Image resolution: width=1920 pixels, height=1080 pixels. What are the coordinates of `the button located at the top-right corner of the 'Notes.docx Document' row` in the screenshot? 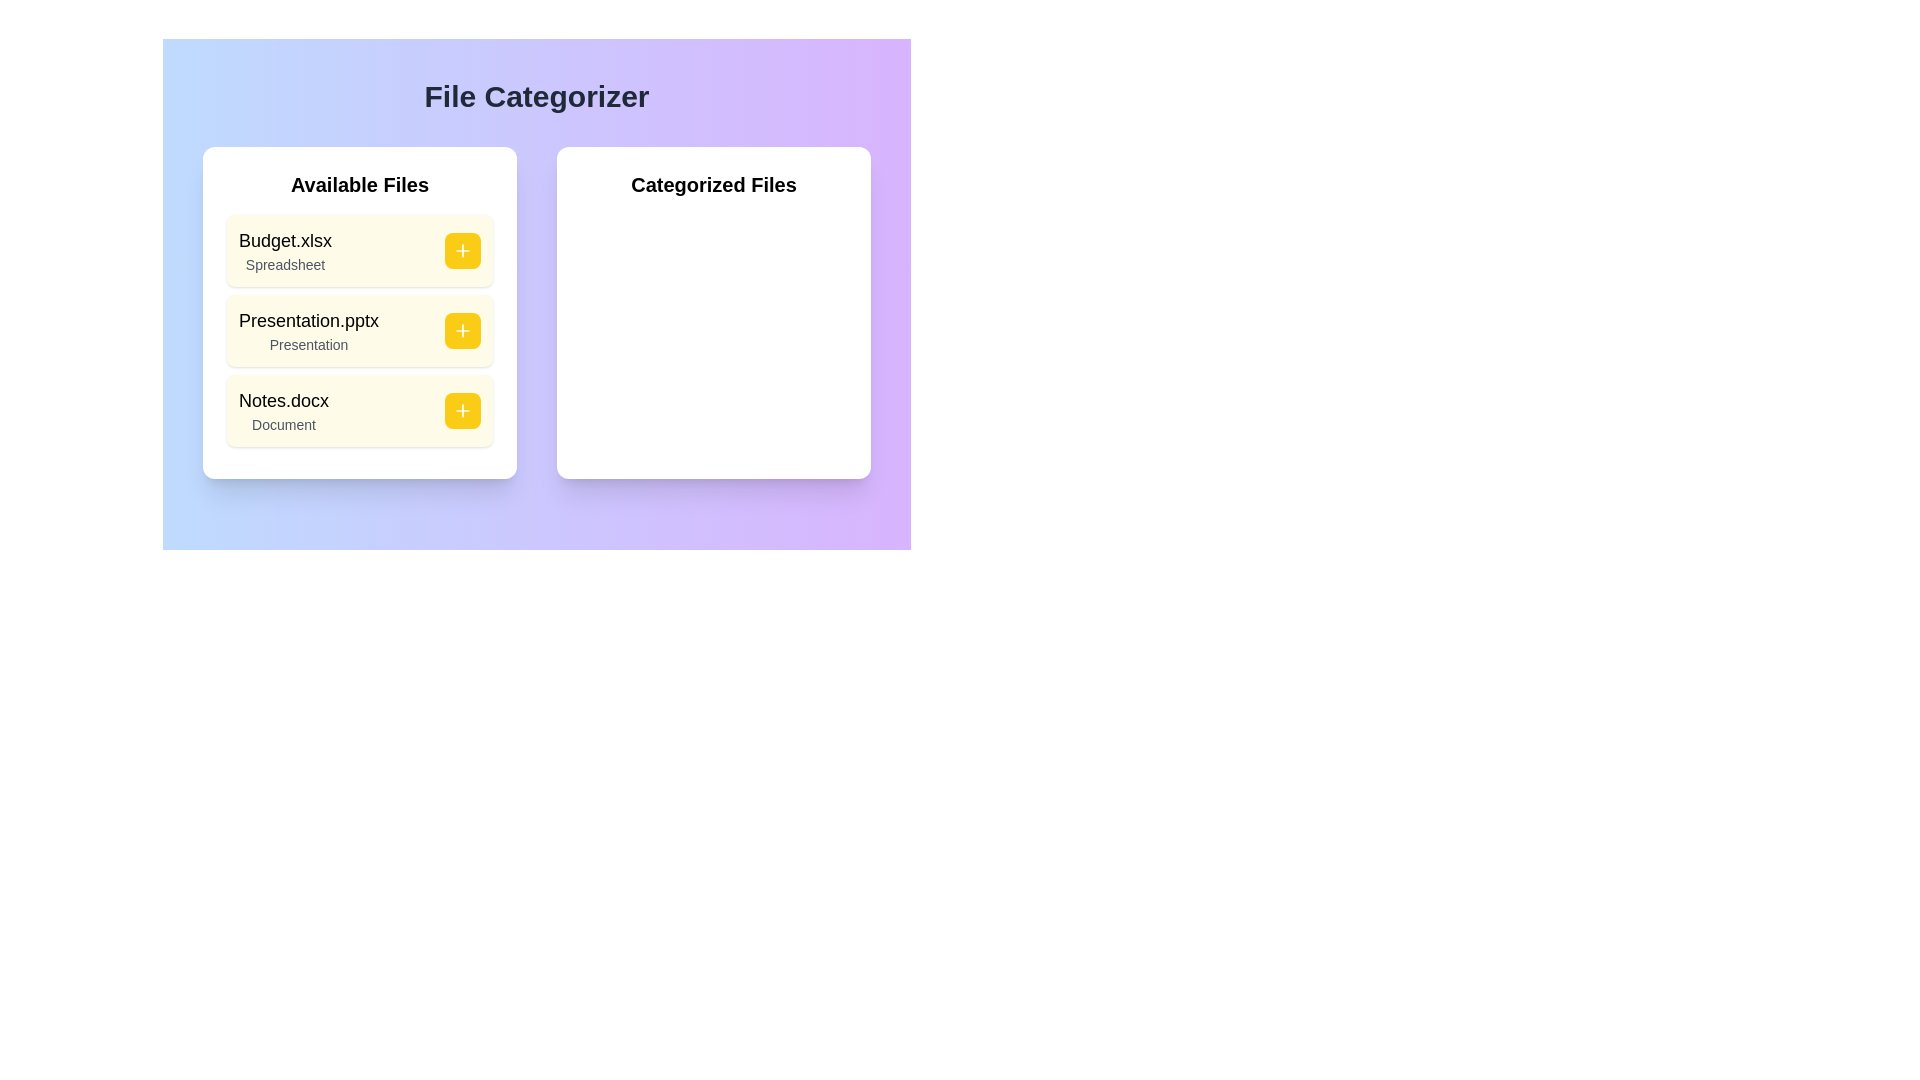 It's located at (461, 410).